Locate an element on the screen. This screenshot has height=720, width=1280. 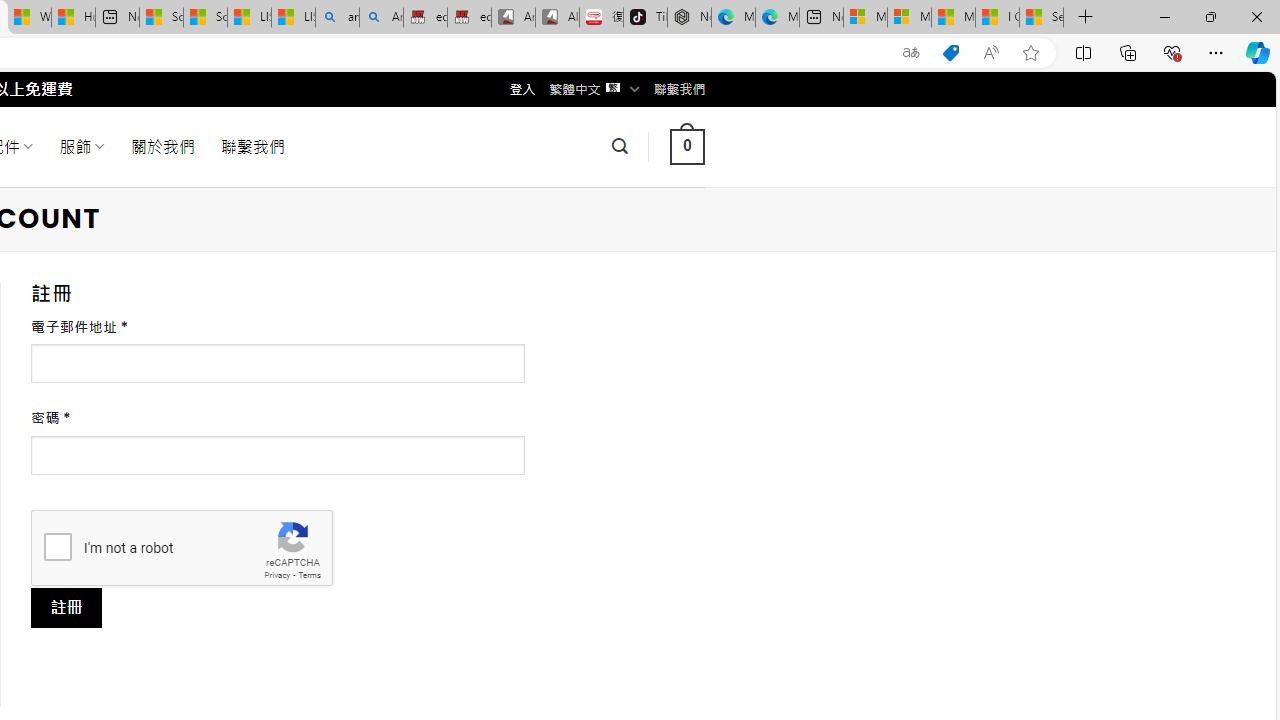
'Microsoft account | Privacy' is located at coordinates (908, 17).